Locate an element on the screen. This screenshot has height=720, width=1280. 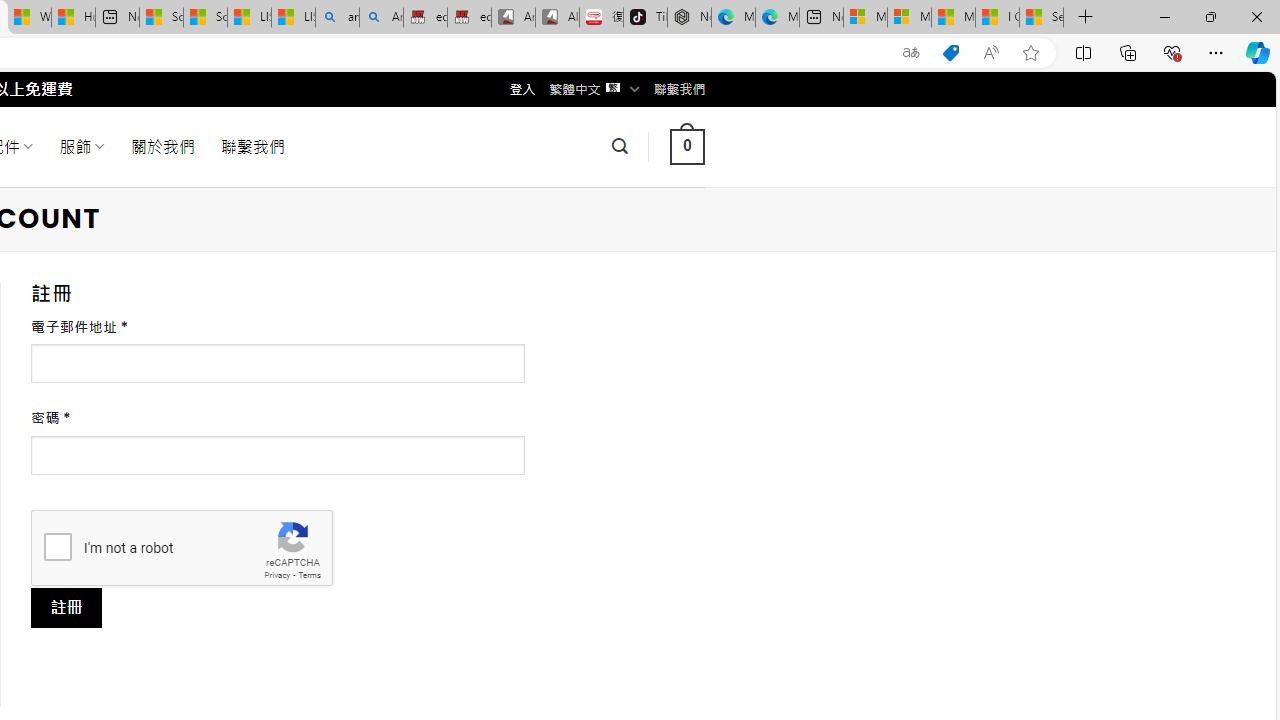
'Microsoft account | Privacy' is located at coordinates (908, 17).